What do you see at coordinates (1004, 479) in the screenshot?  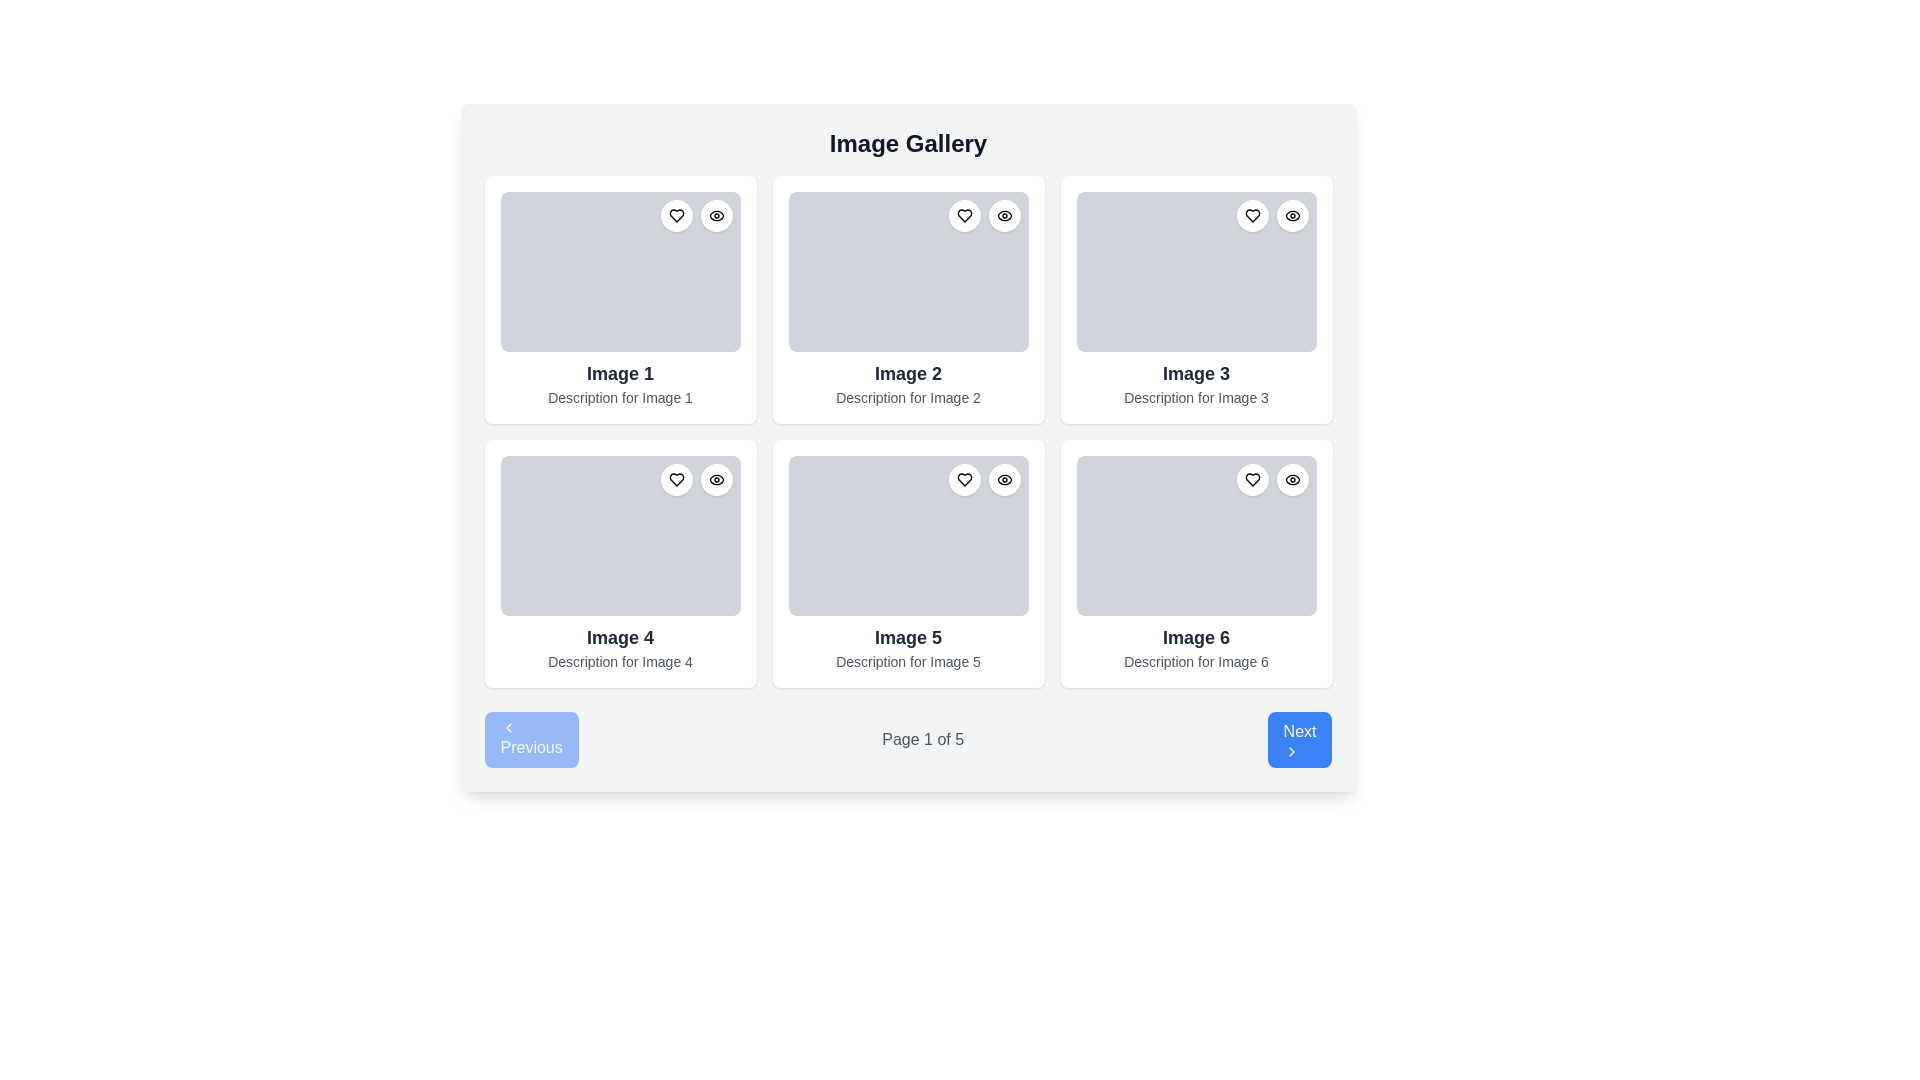 I see `the visibility button located in the upper-right corner of the fifth image in the second row of the image gallery` at bounding box center [1004, 479].